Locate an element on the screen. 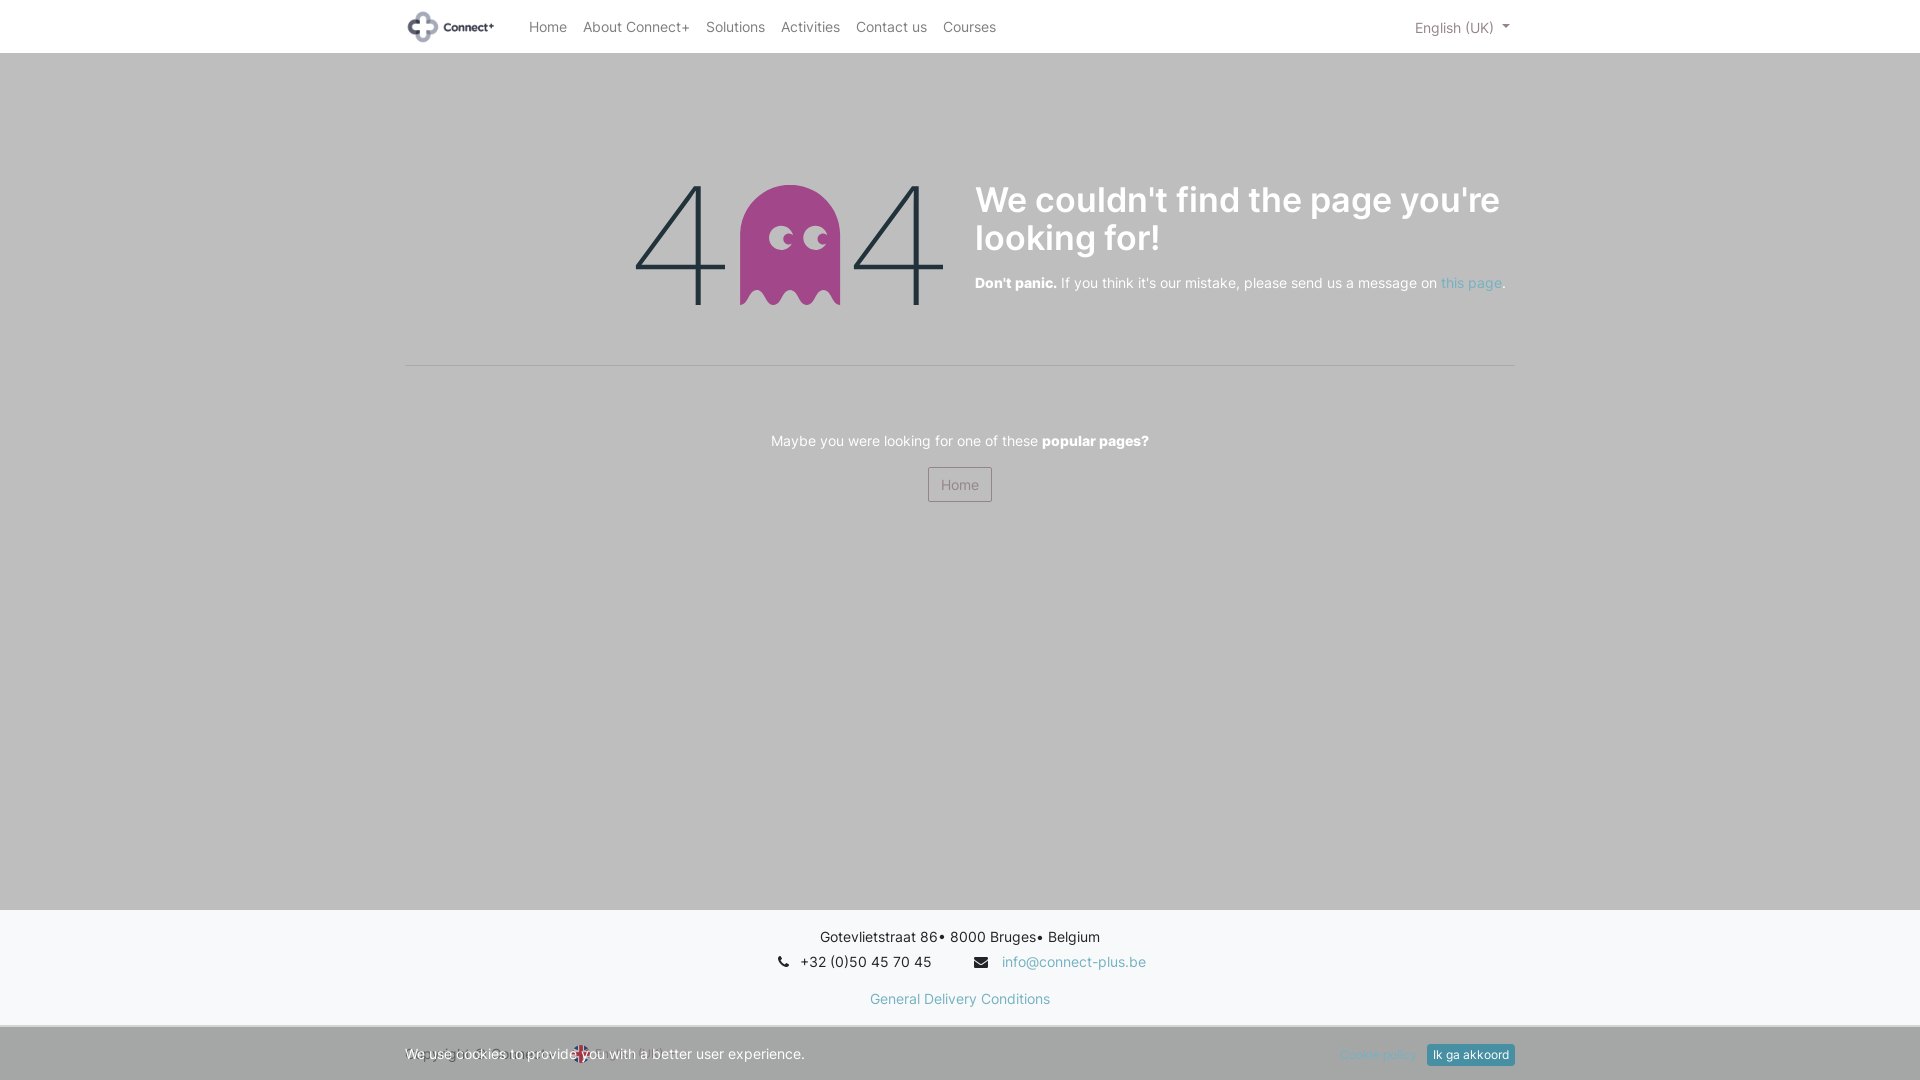 The image size is (1920, 1080). 'English (UK)' is located at coordinates (565, 1052).